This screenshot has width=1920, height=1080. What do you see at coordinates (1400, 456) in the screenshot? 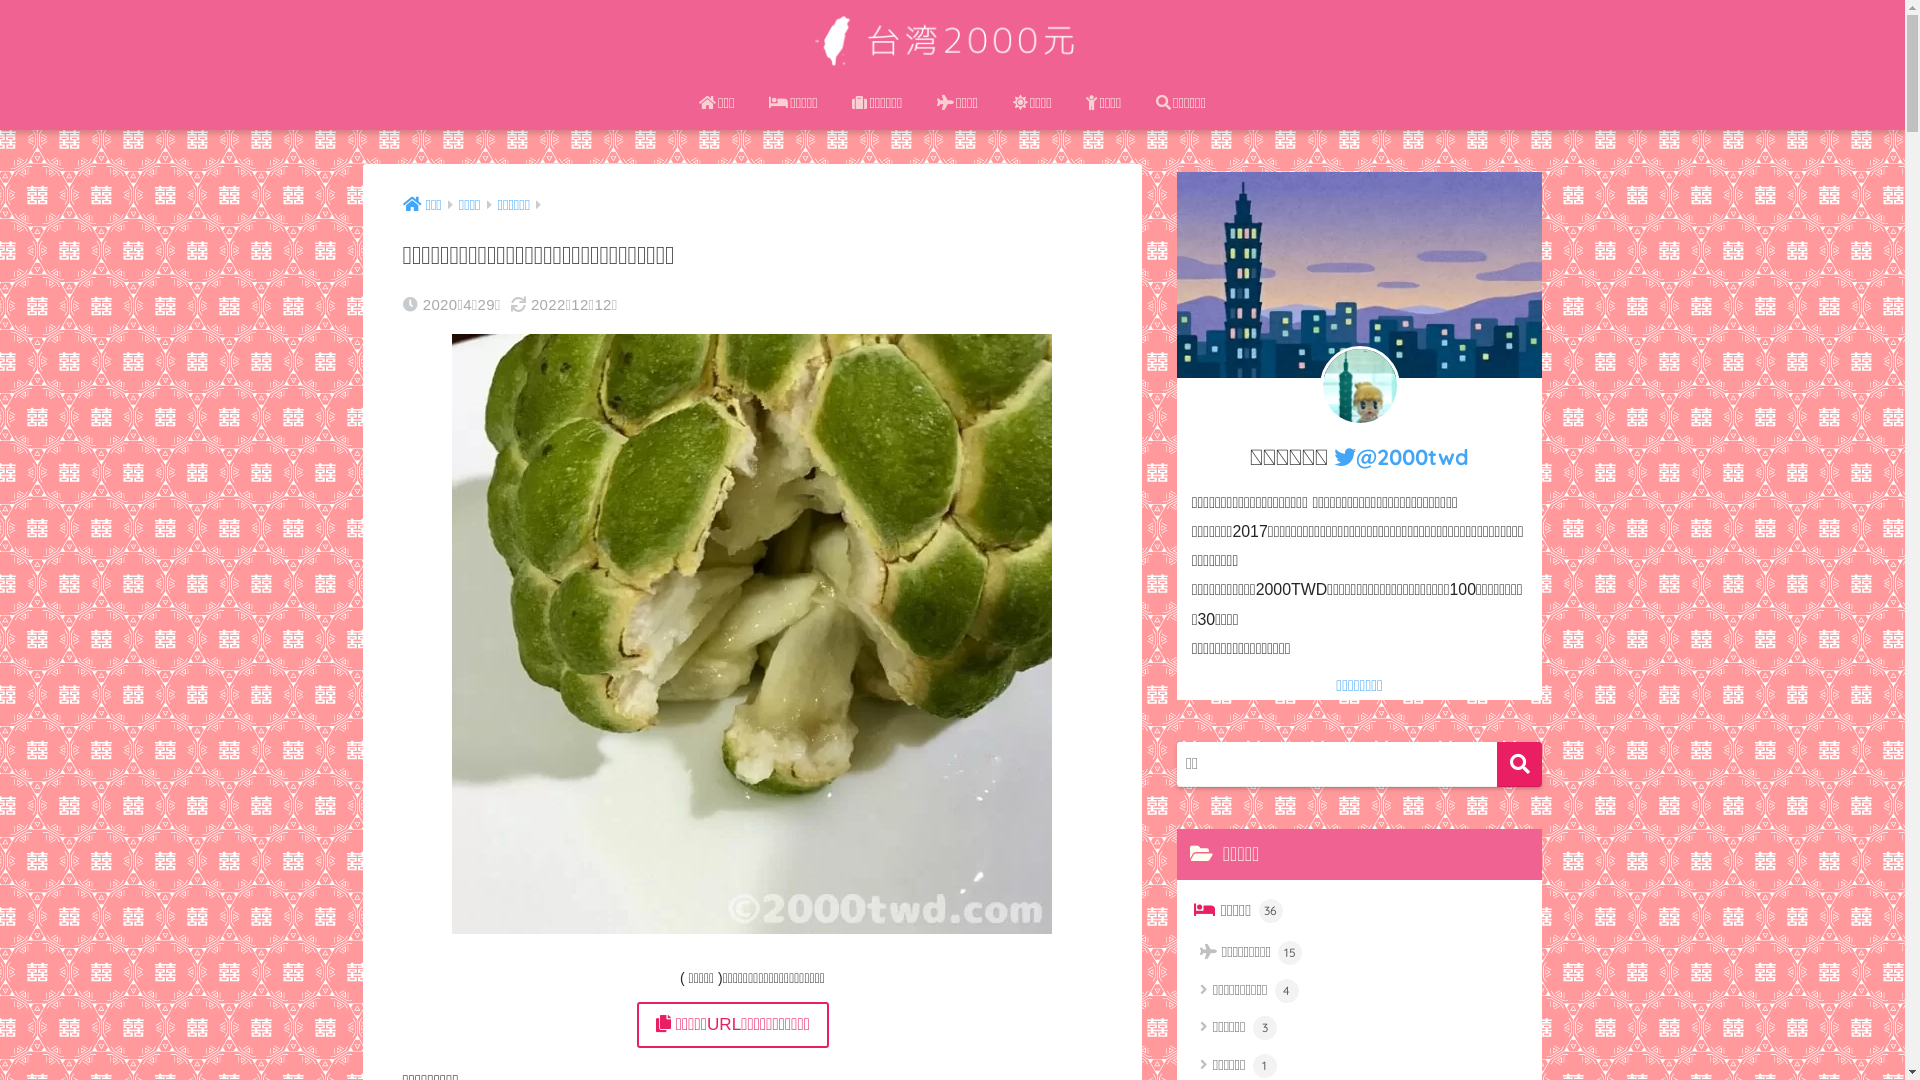
I see `'@2000twd'` at bounding box center [1400, 456].